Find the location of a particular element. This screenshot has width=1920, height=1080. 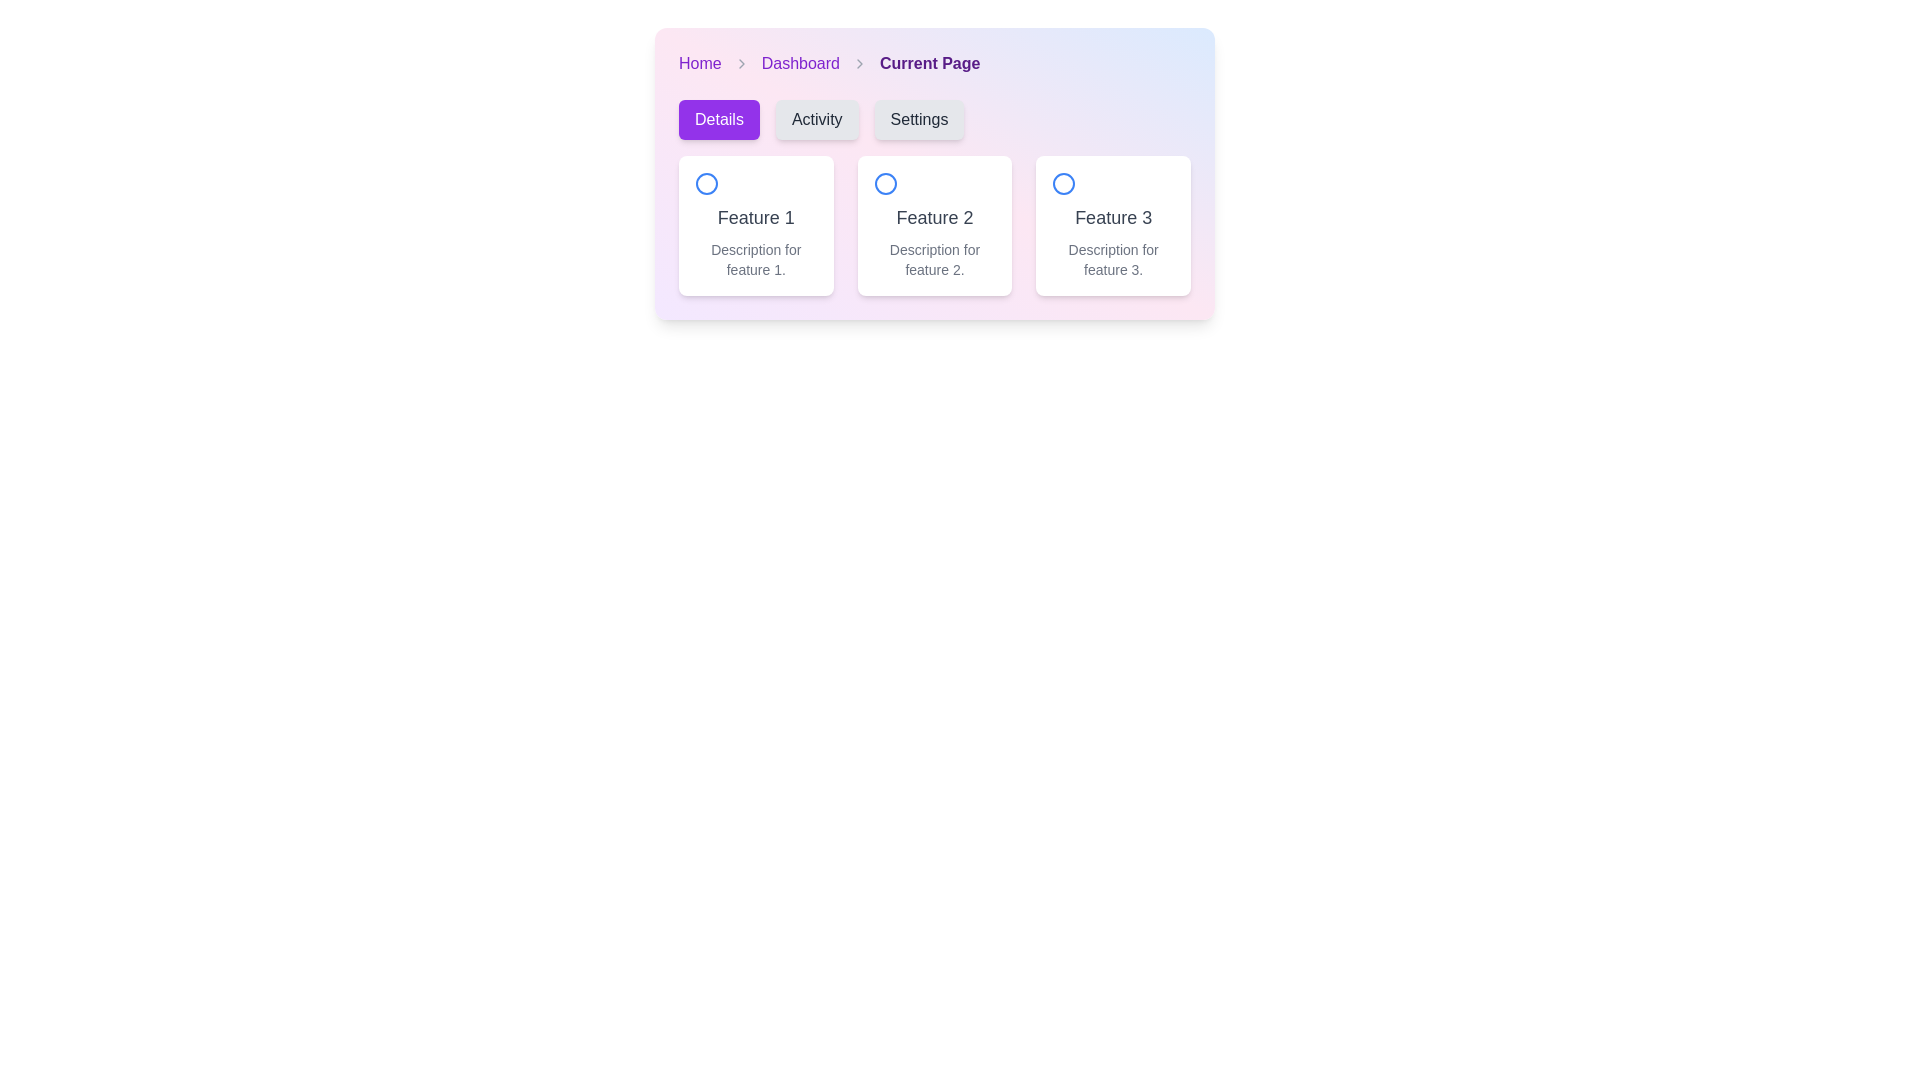

description text label located at the bottom of the 'Feature 2' card, which provides additional details about this feature is located at coordinates (934, 258).